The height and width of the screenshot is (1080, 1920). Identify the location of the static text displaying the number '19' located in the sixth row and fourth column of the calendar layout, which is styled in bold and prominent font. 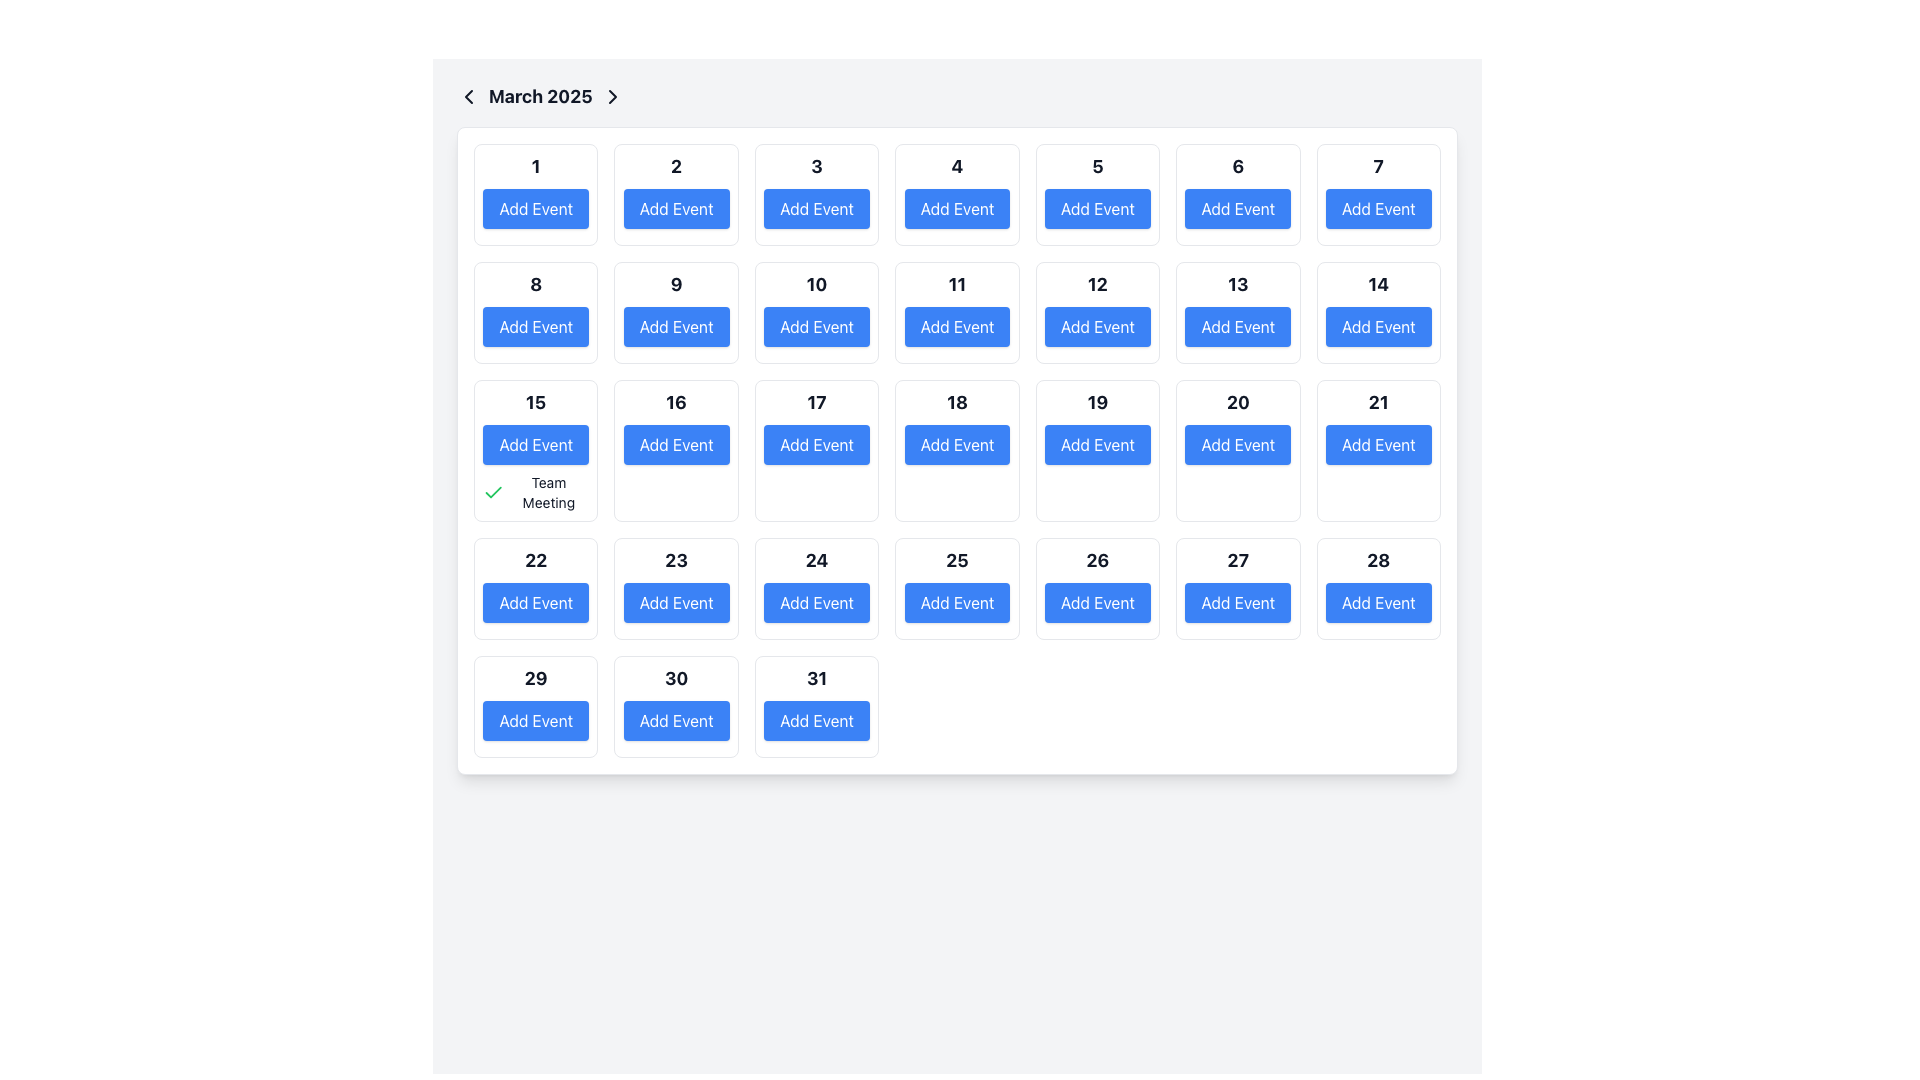
(1096, 402).